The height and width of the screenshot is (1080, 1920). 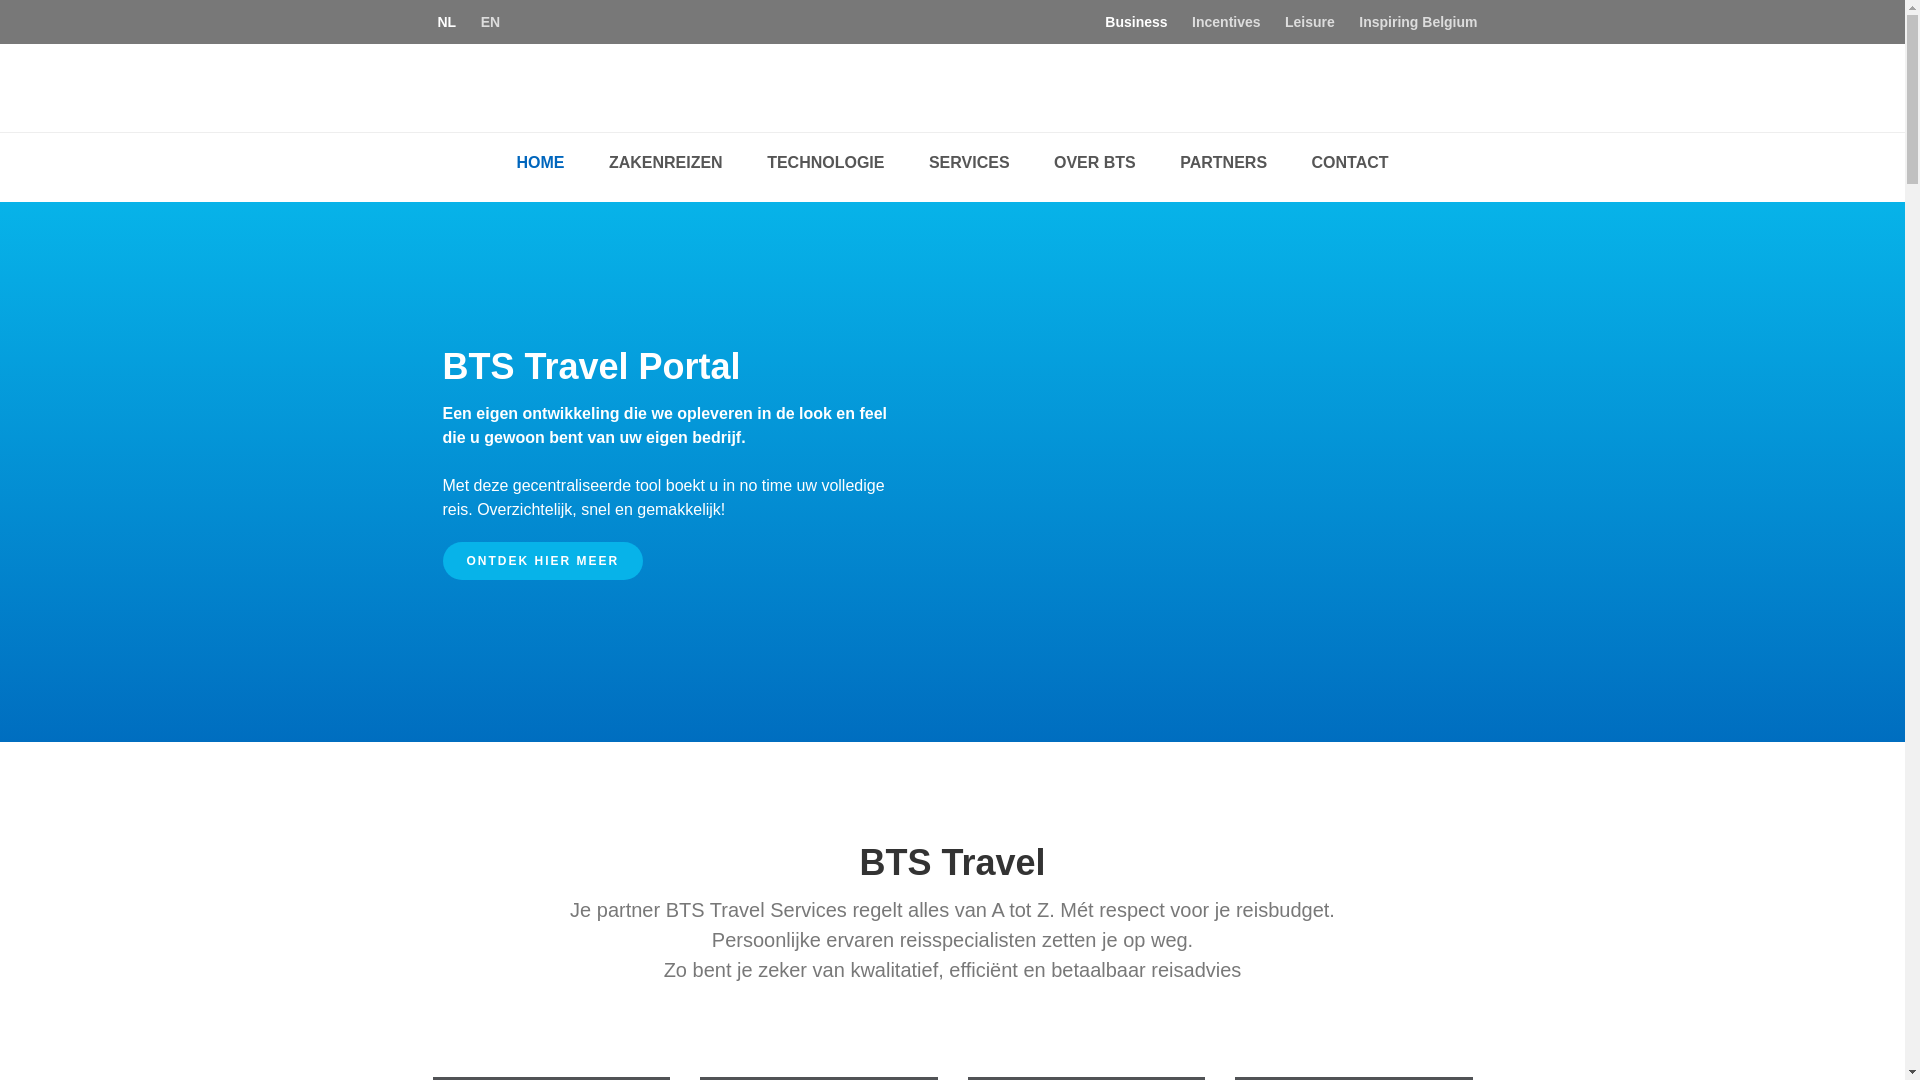 I want to click on 'ONTDEK HIER MEER', so click(x=440, y=560).